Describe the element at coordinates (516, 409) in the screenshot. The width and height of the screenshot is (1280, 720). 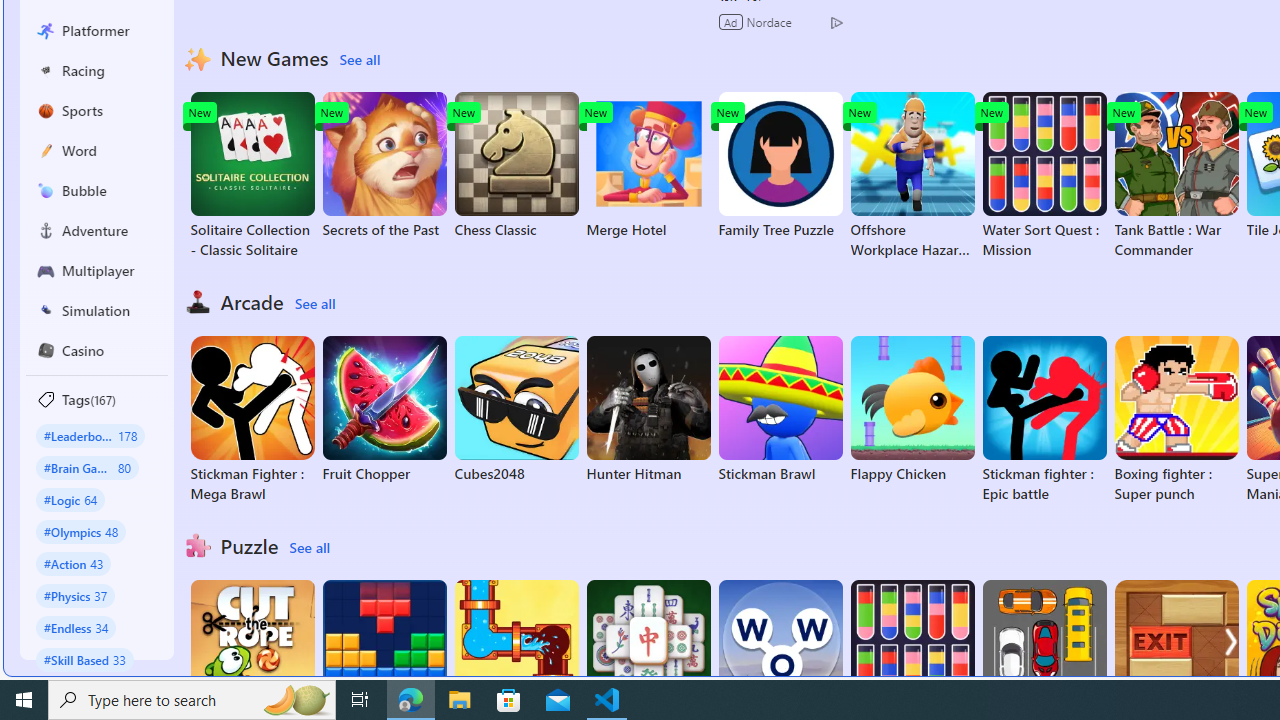
I see `'Cubes2048'` at that location.